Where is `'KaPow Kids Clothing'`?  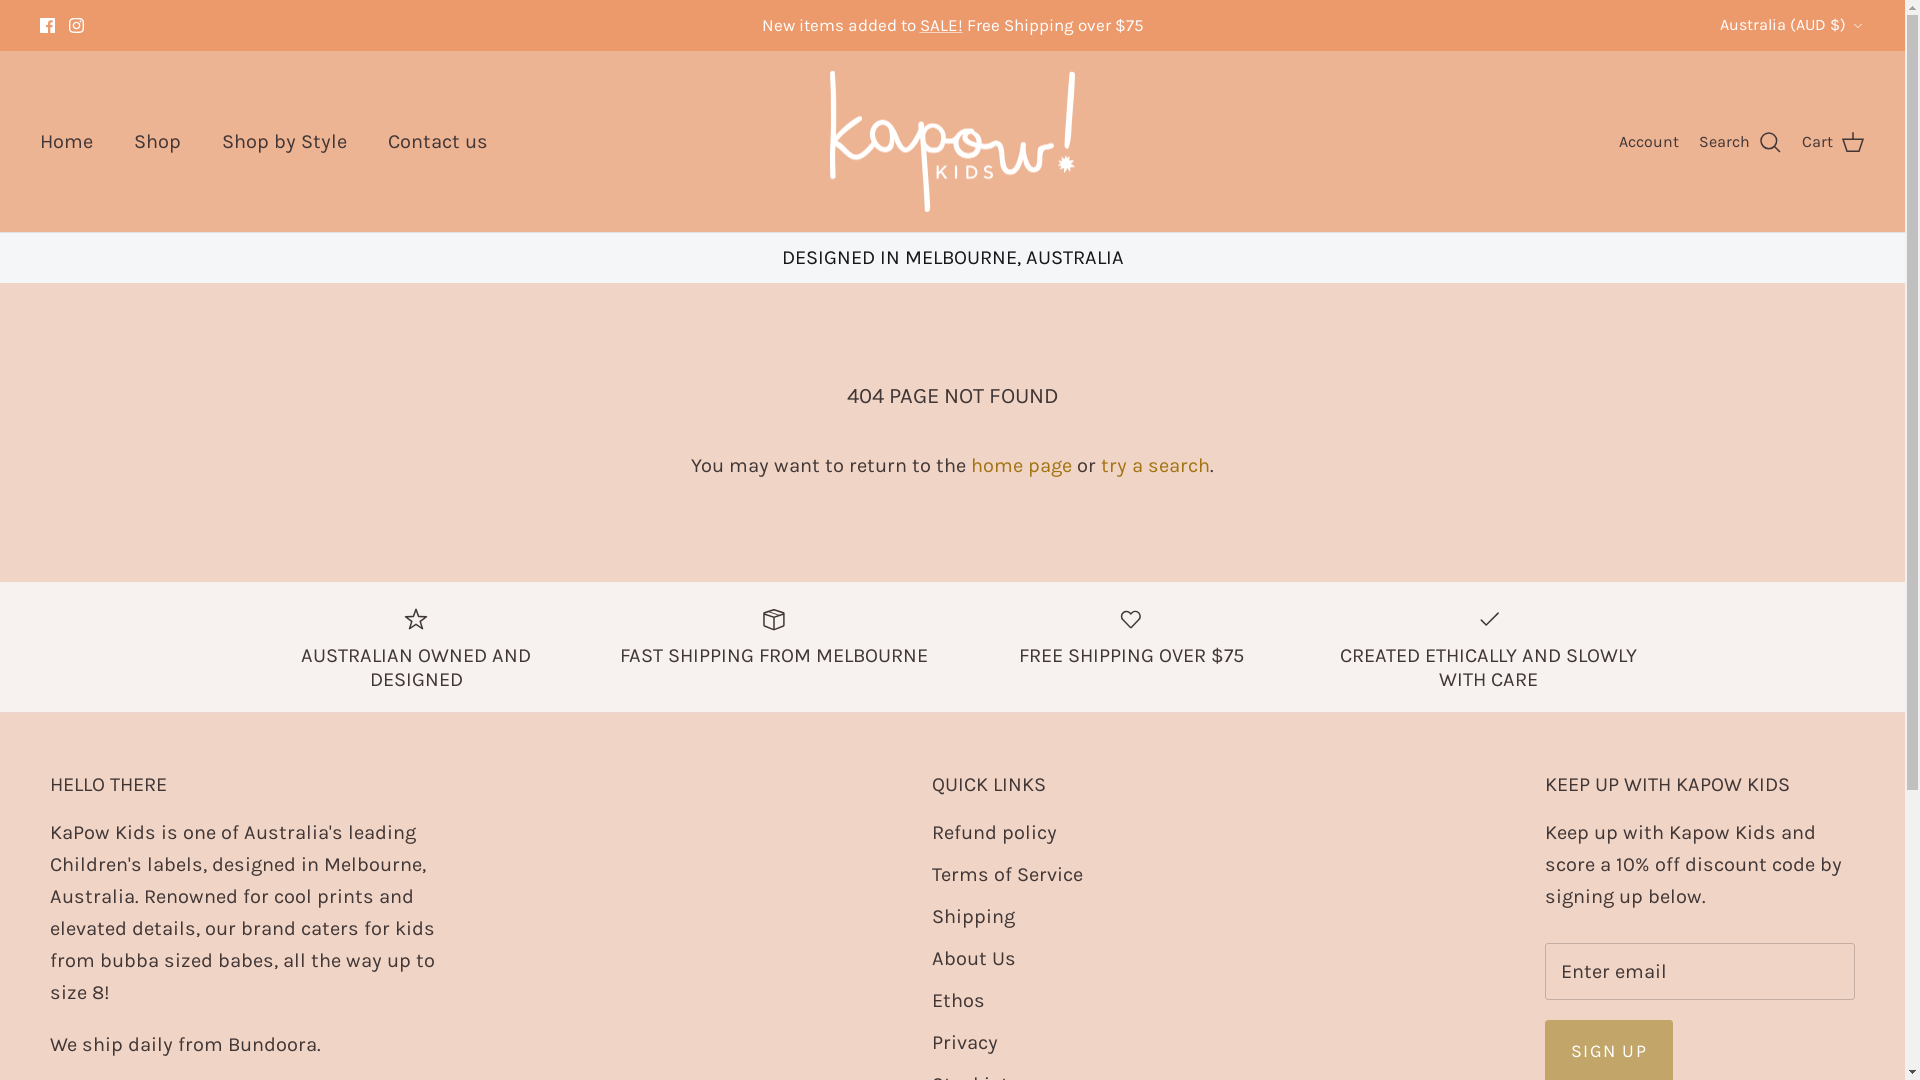
'KaPow Kids Clothing' is located at coordinates (830, 141).